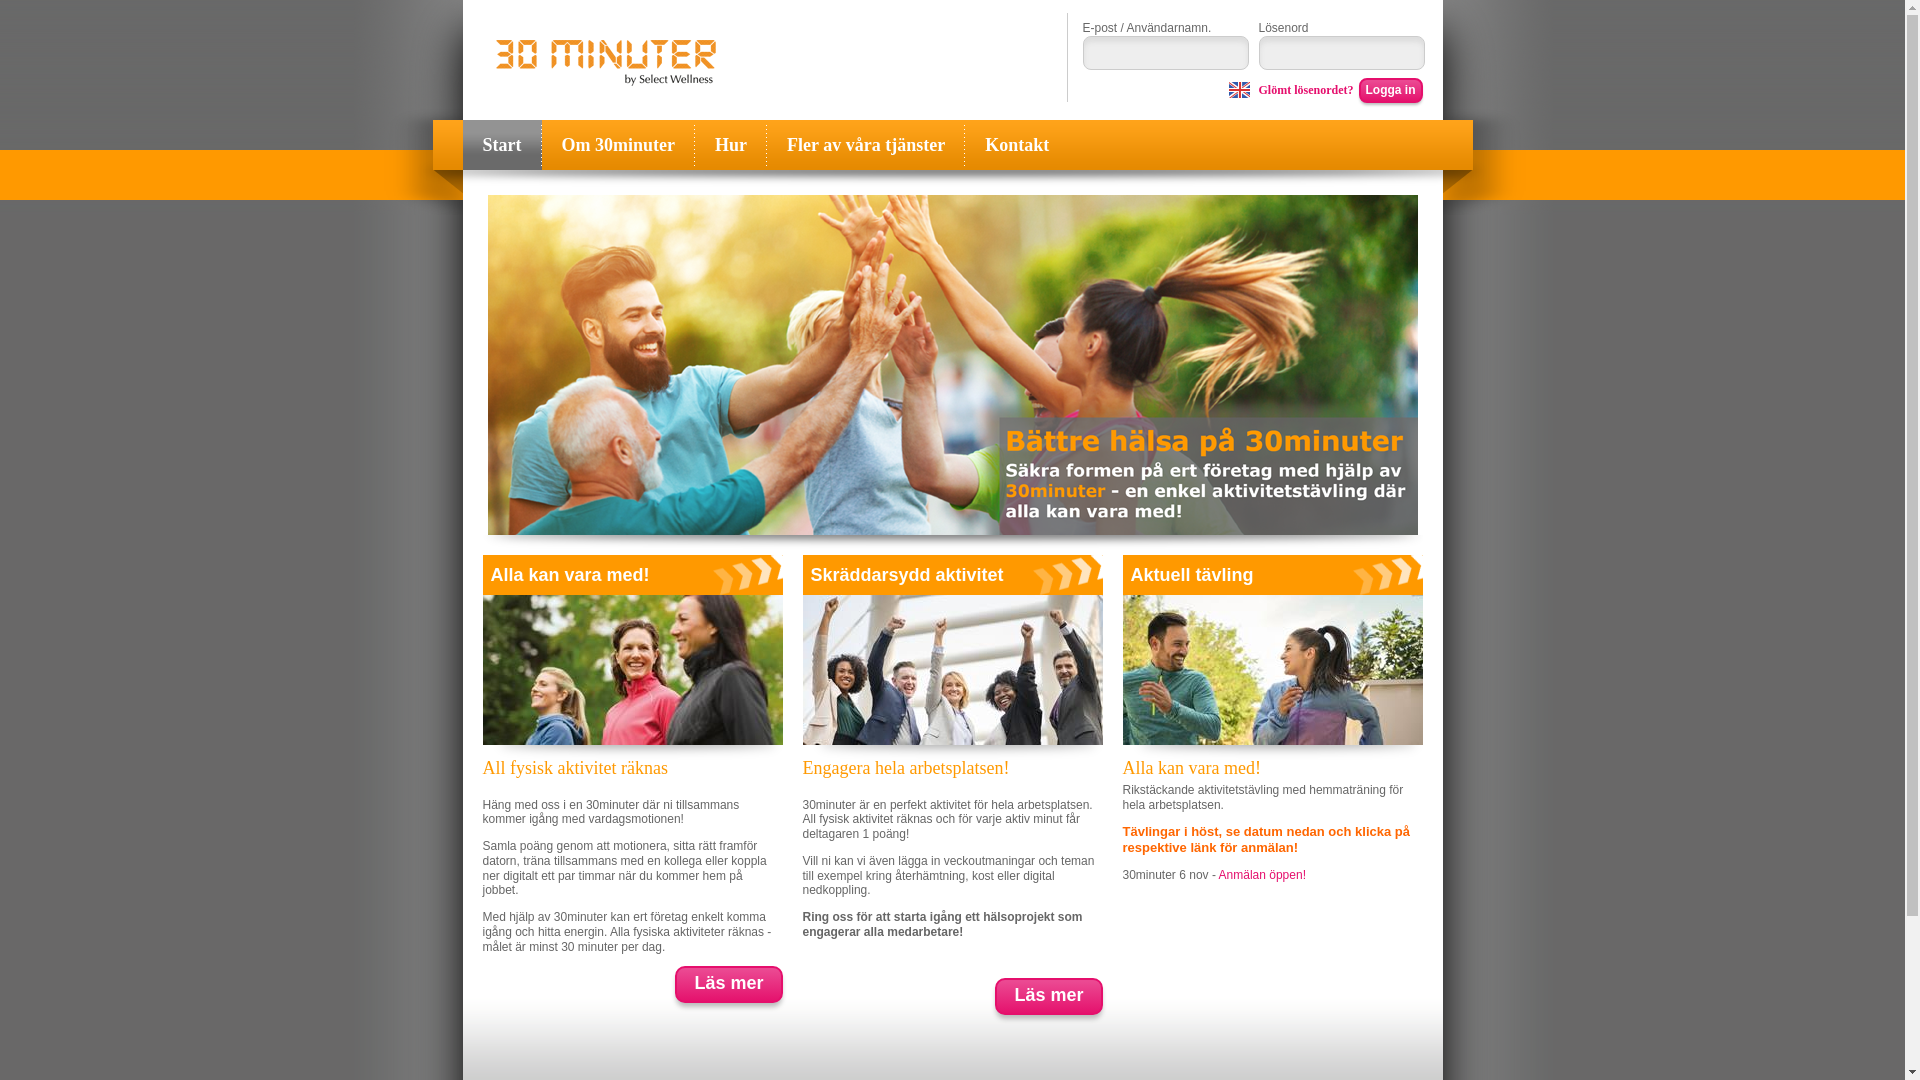 The image size is (1920, 1080). What do you see at coordinates (729, 144) in the screenshot?
I see `'Hur'` at bounding box center [729, 144].